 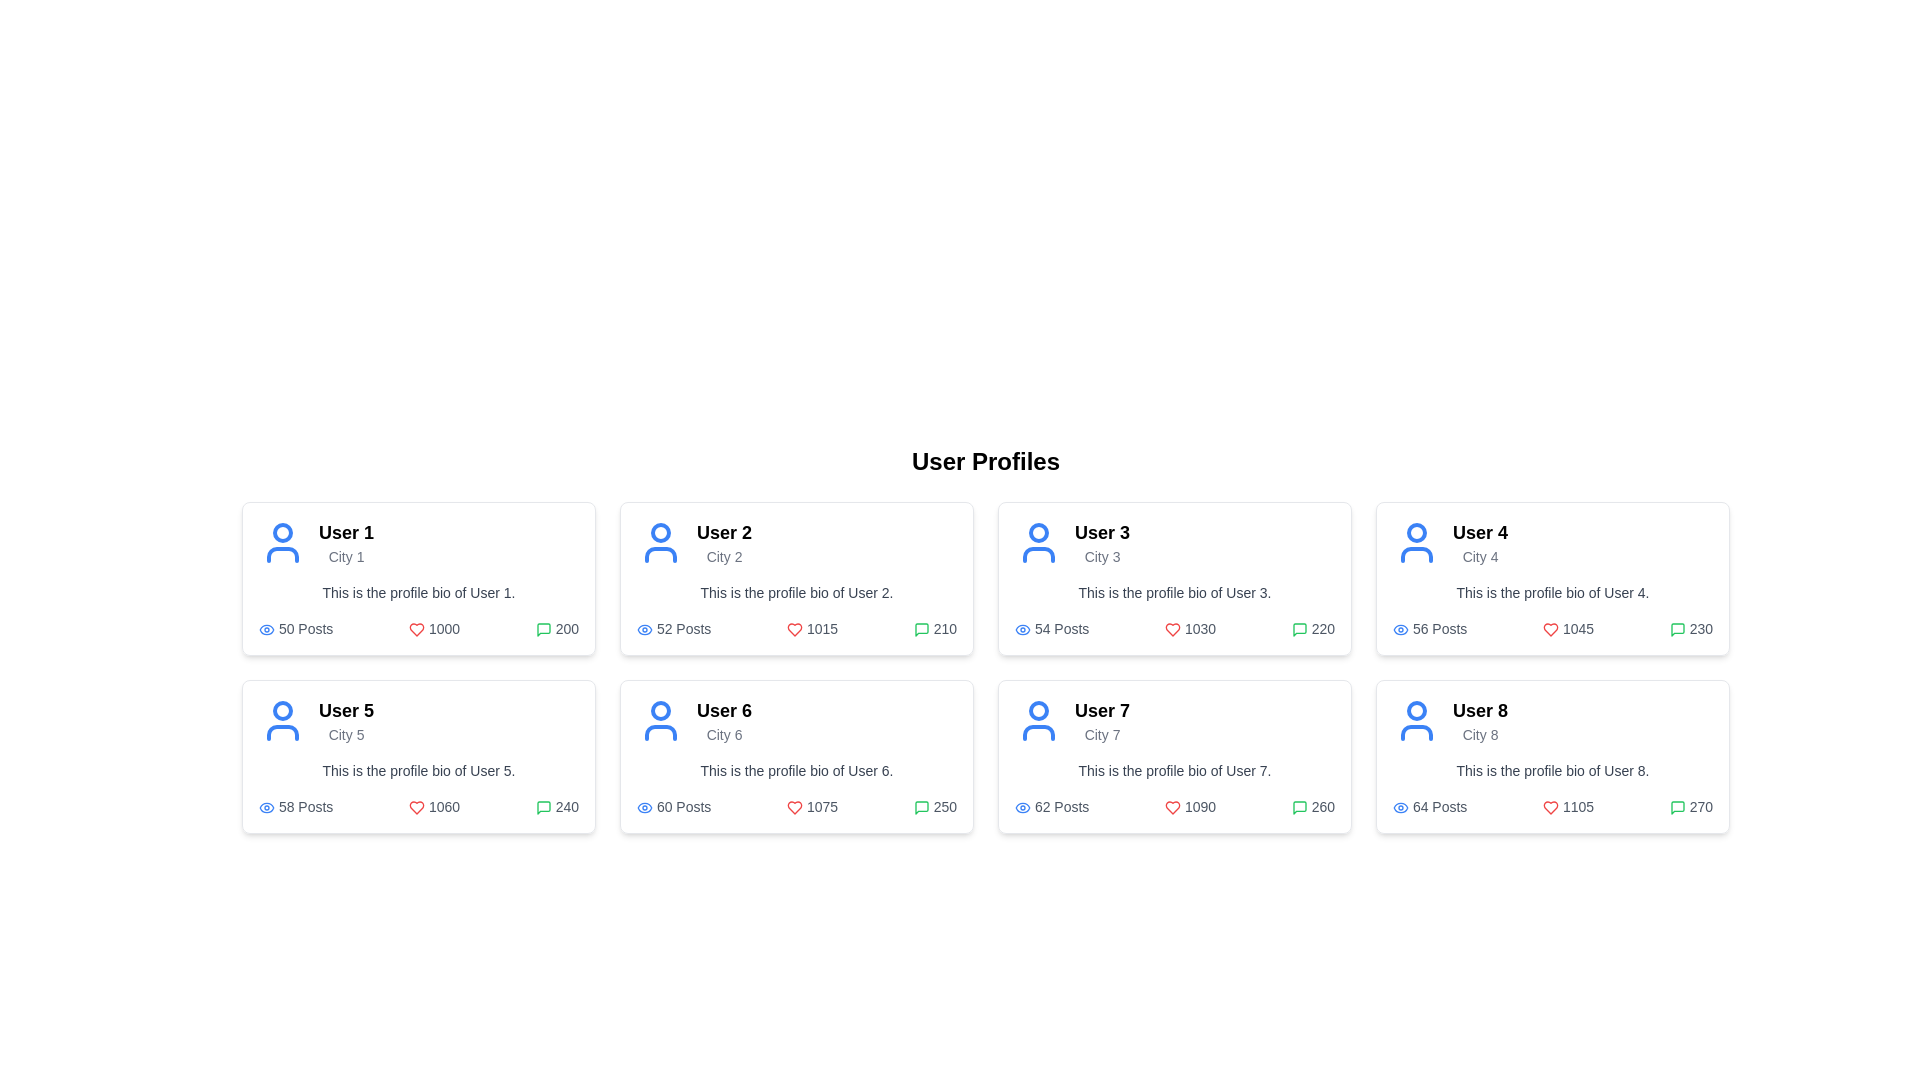 I want to click on the label indicating the city associated with 'User 4', located in the top-right profile card under the title 'User 4', so click(x=1480, y=556).